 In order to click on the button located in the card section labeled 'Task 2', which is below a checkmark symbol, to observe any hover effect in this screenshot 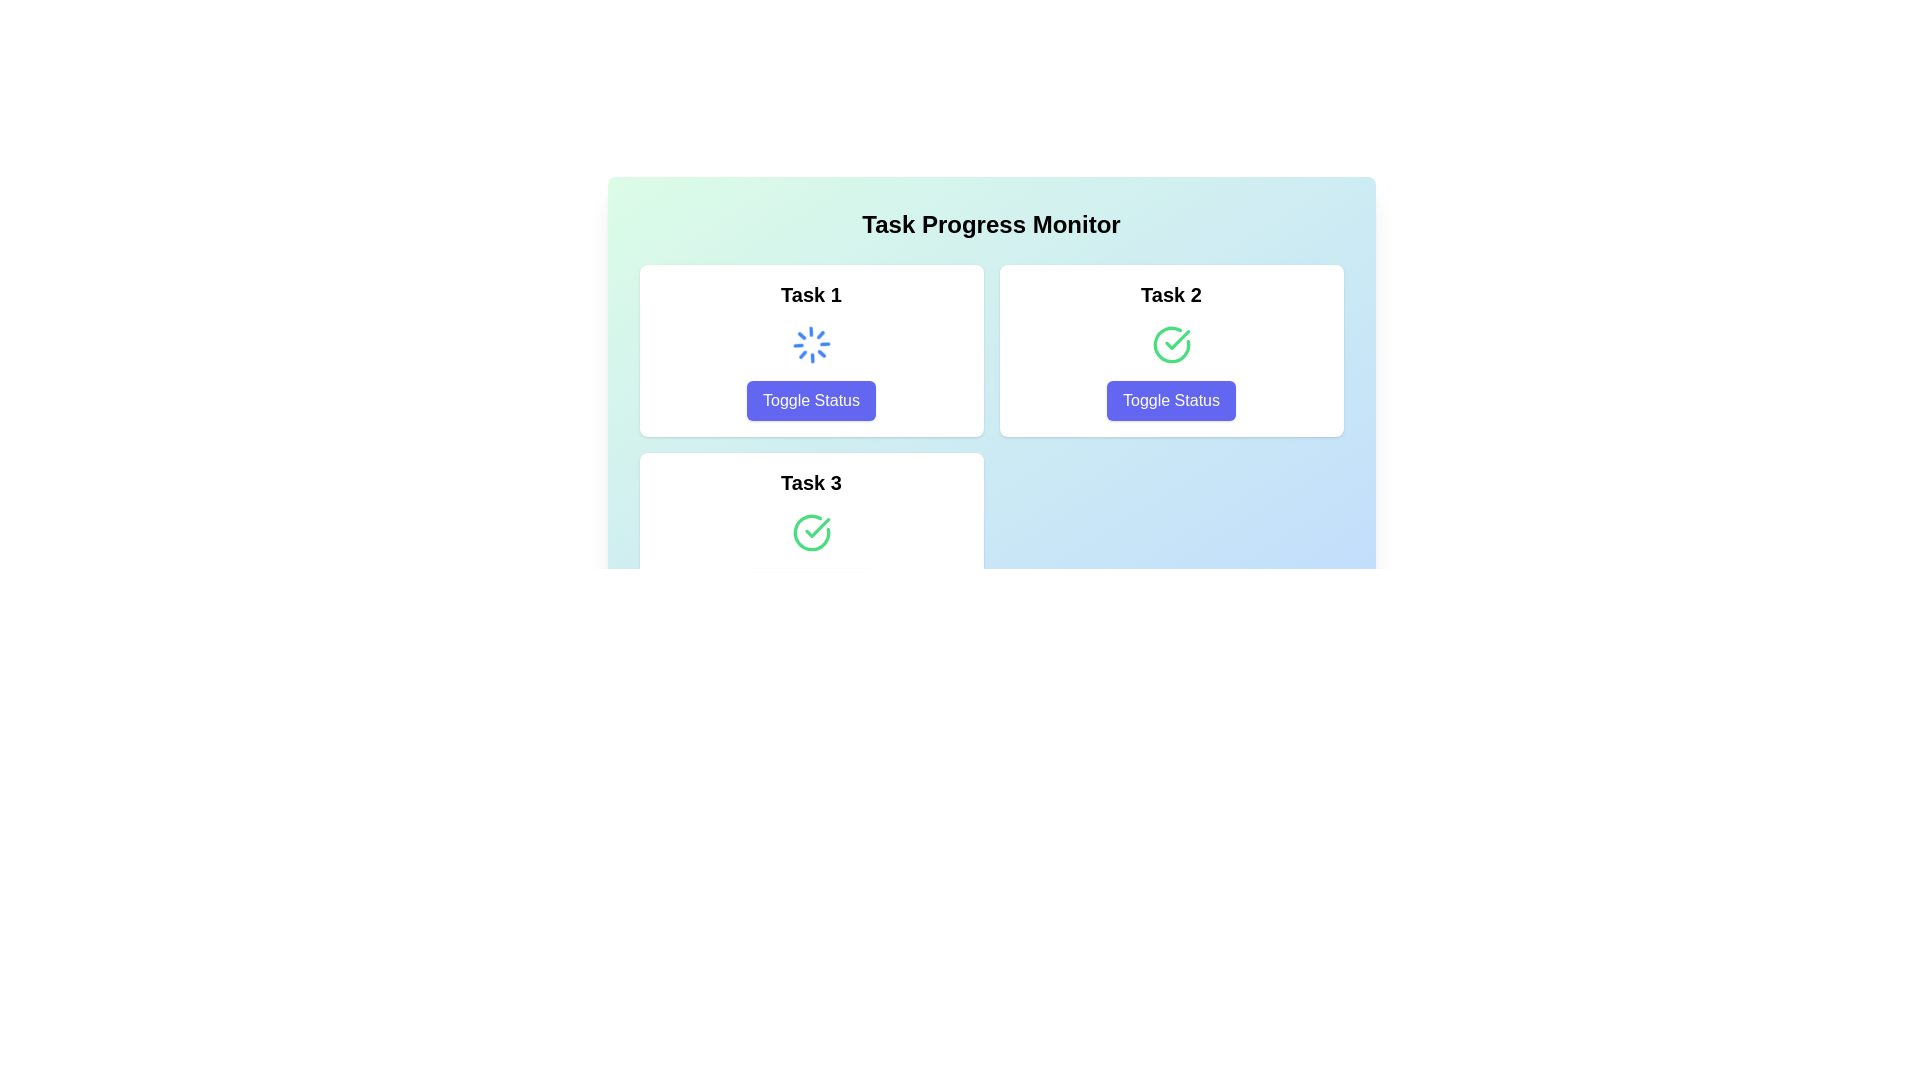, I will do `click(1171, 401)`.